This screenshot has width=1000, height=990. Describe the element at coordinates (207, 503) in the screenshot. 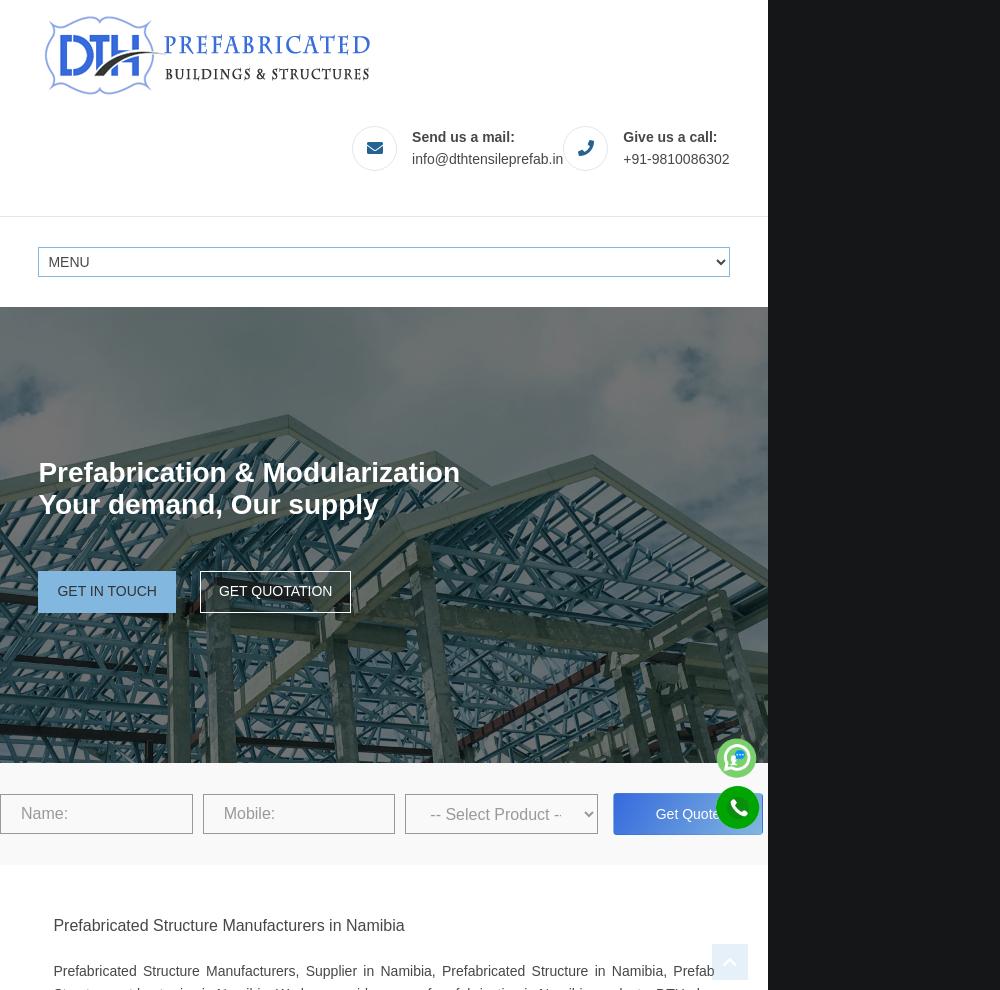

I see `'Your demand, Our supply'` at that location.